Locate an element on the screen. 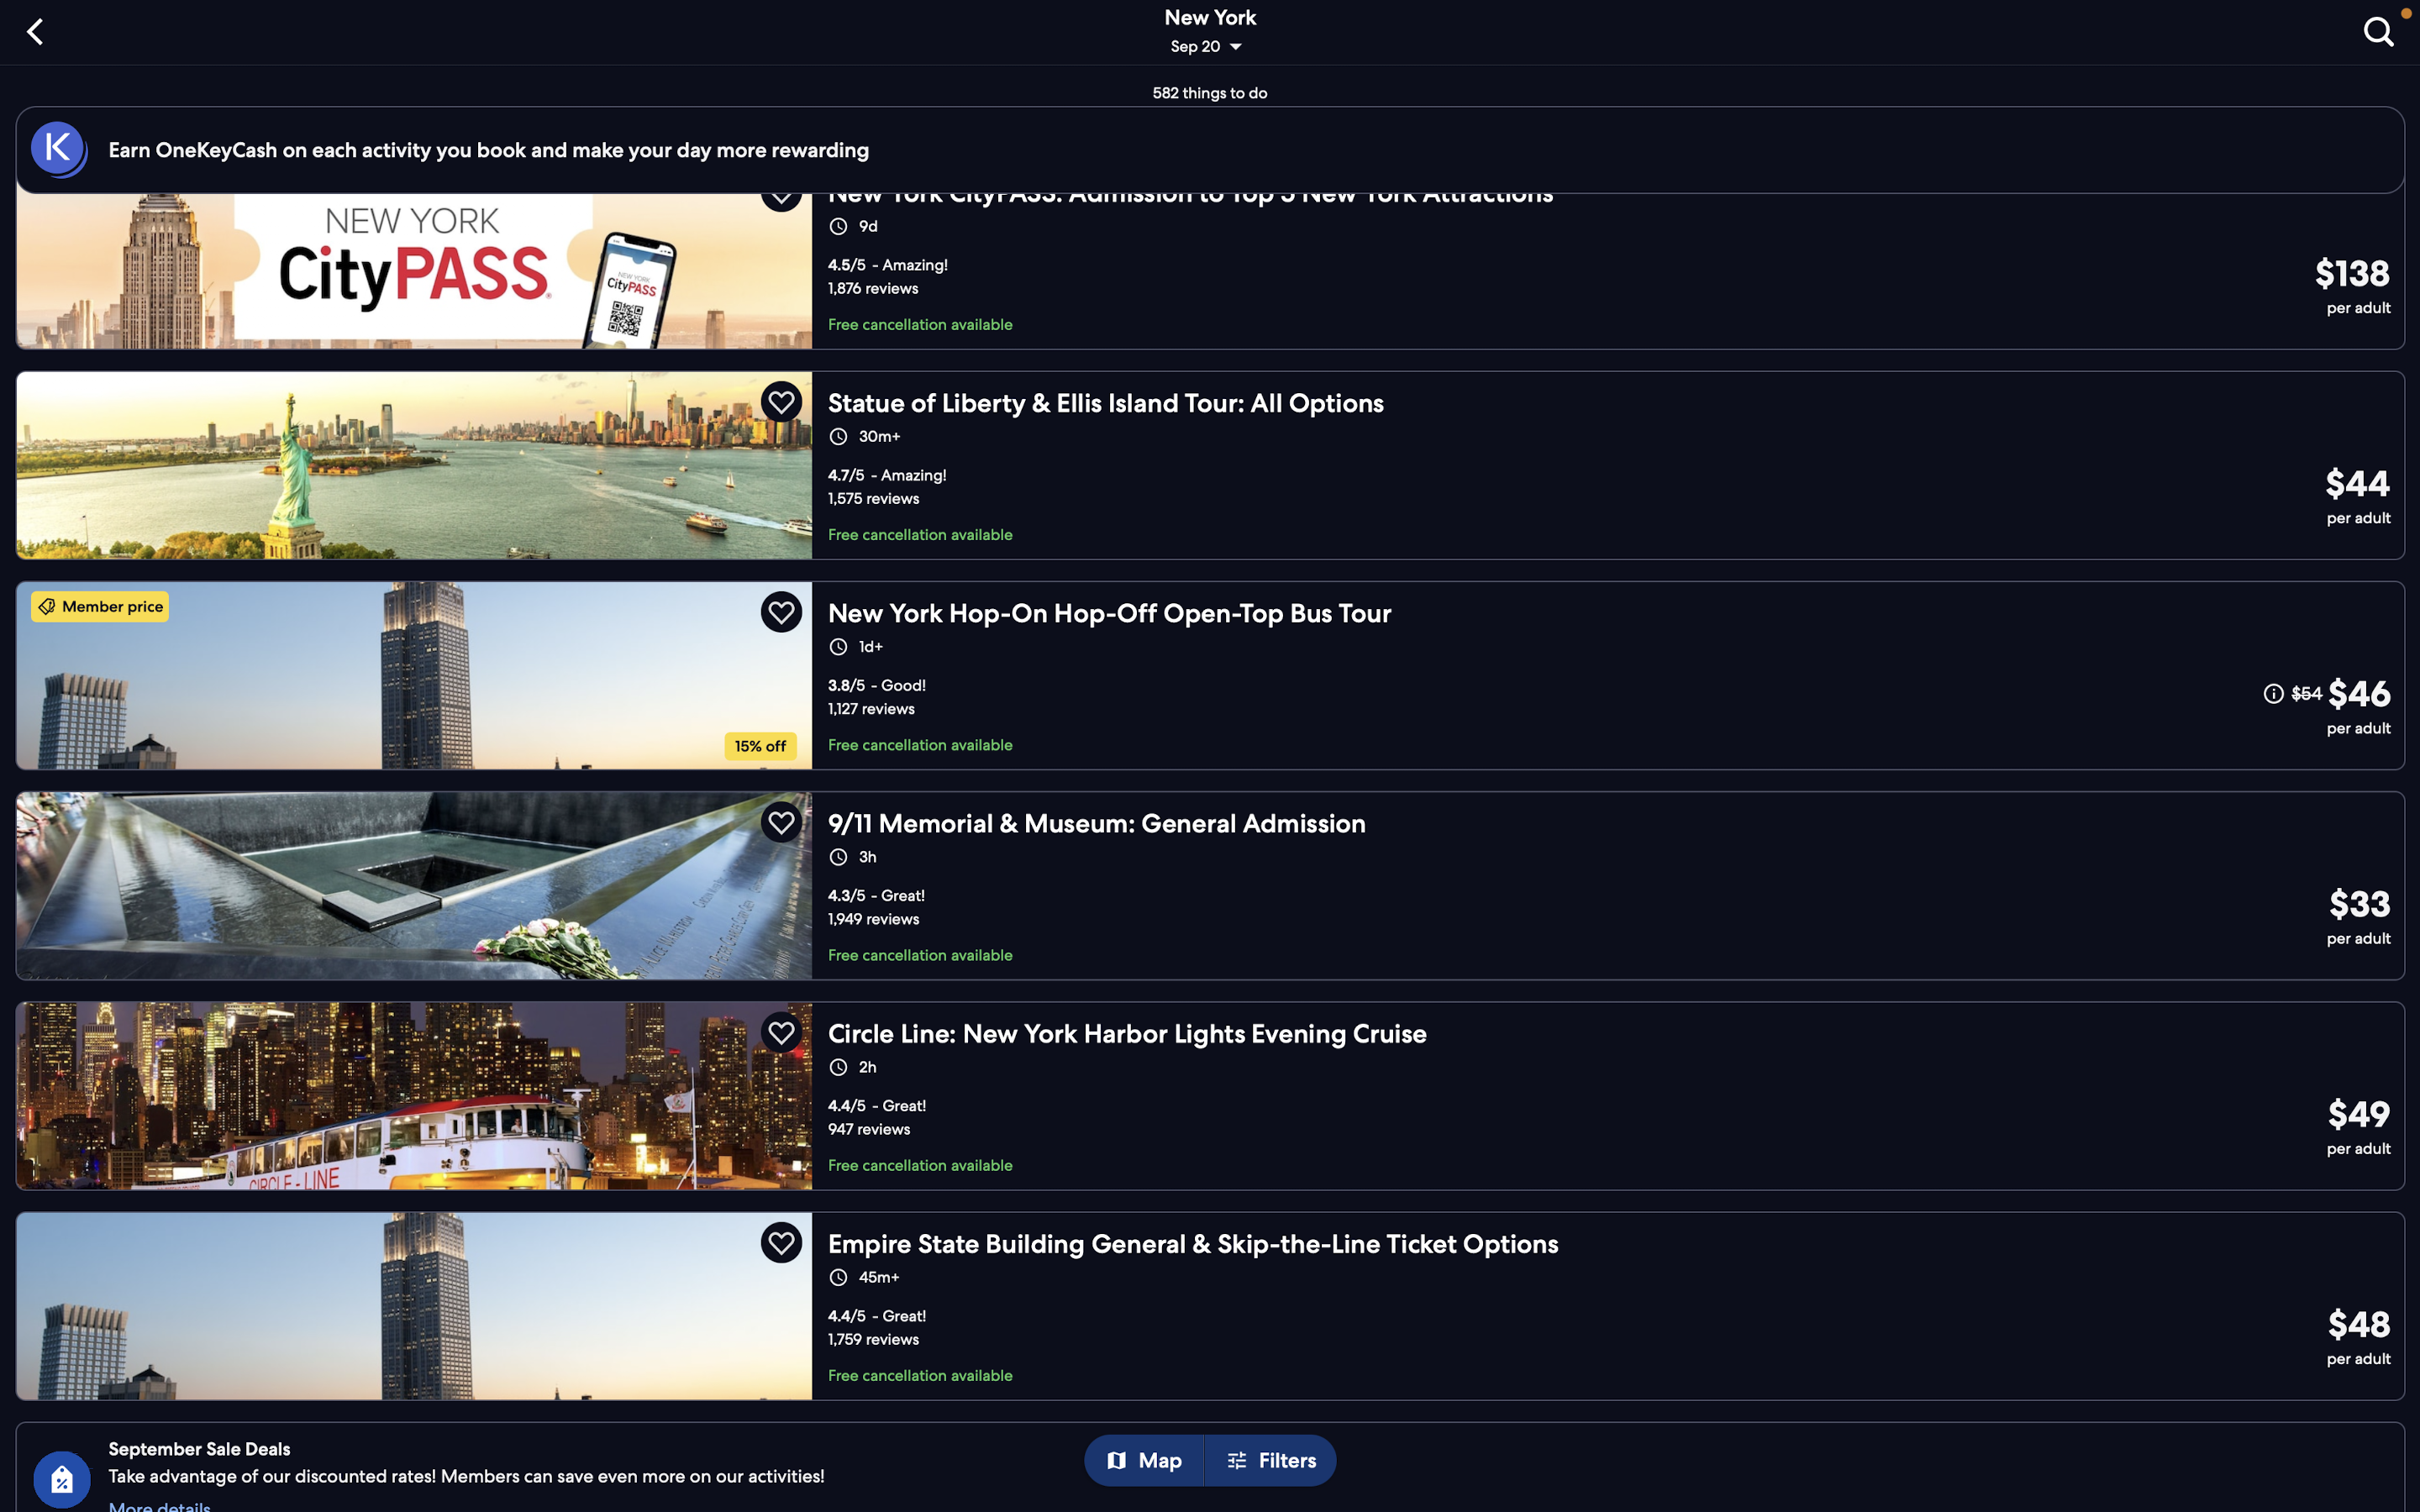 This screenshot has width=2420, height=1512. the "citypass newyork" option to see the different packages is located at coordinates (1217, 271).